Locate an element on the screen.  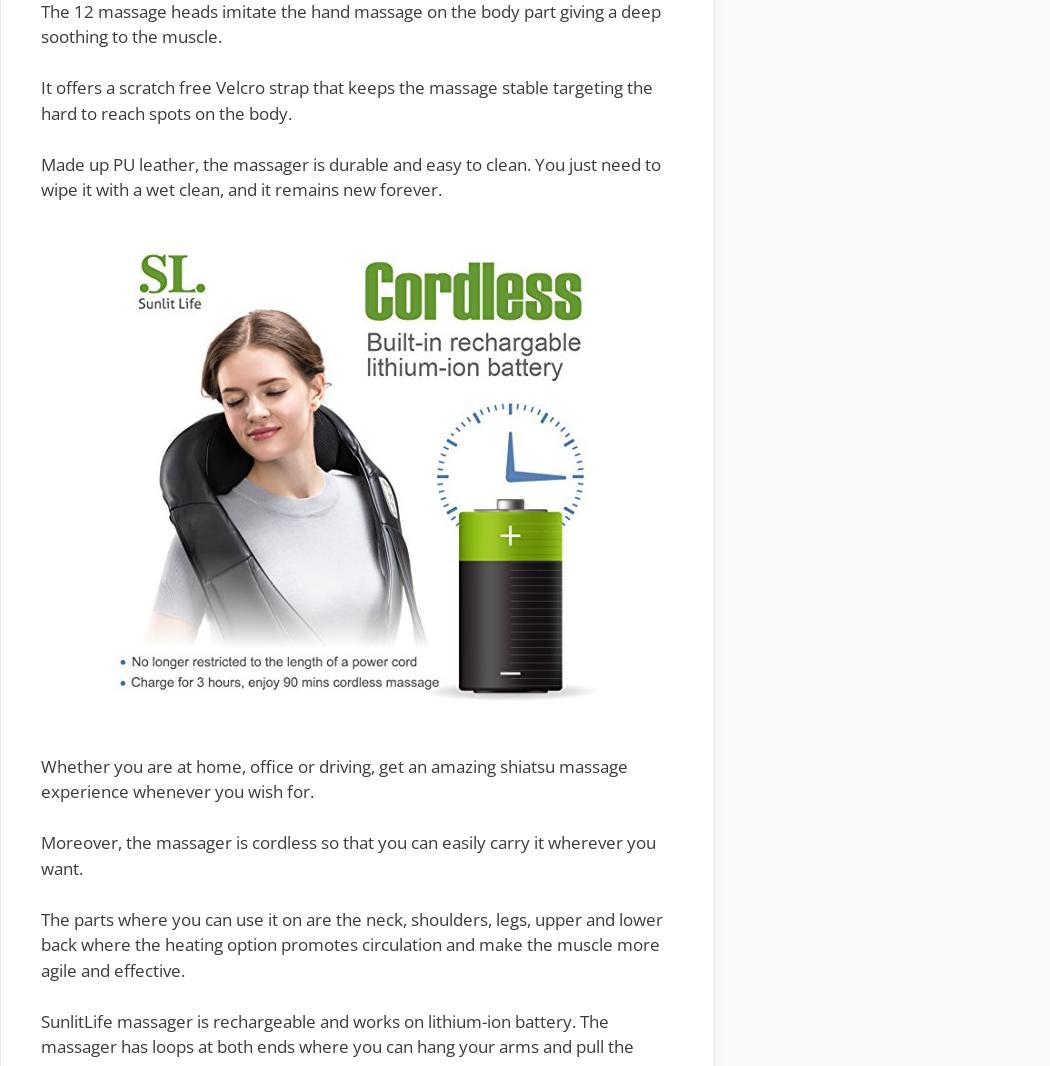
'Made up PU leather, the massager is durable and easy to clean. You just need to wipe it with a wet clean, and it remains new forever.' is located at coordinates (350, 175).